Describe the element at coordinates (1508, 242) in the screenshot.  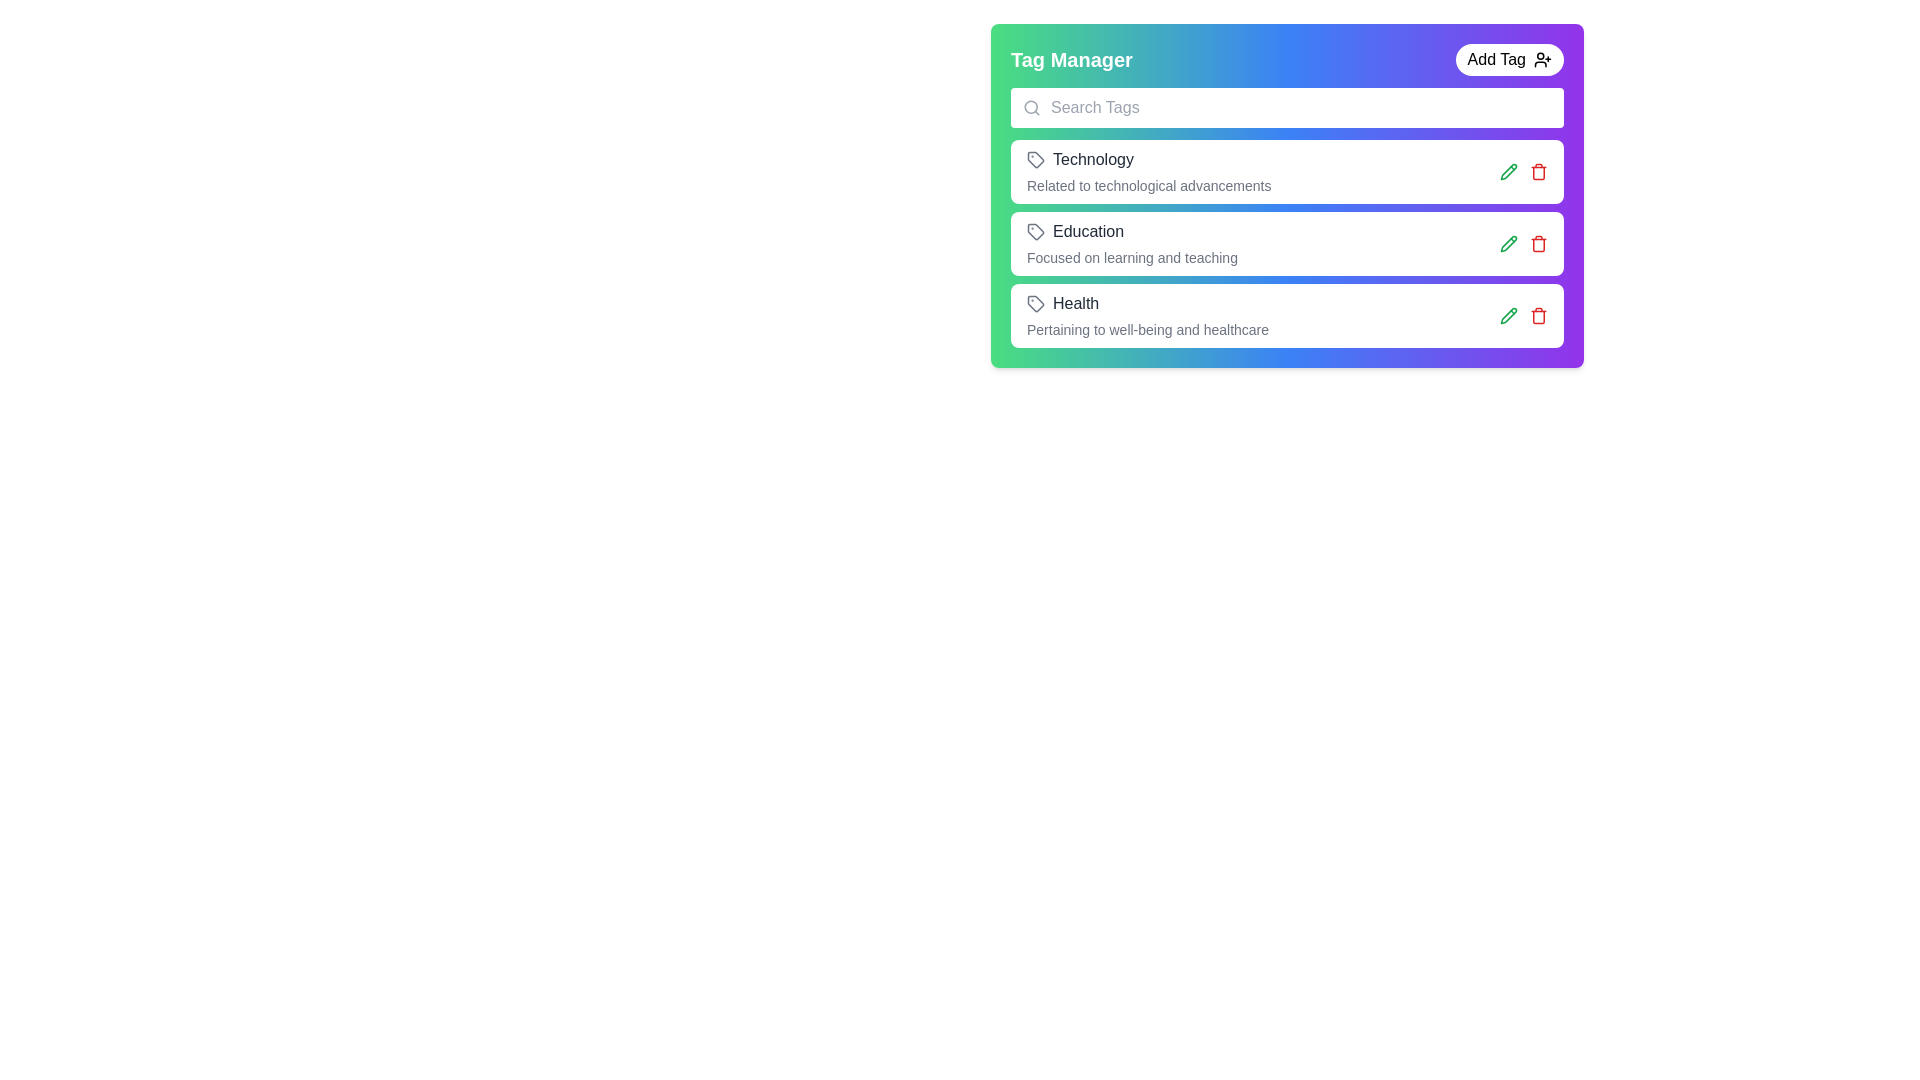
I see `the 'Edit' Icon button located at the right side of the 'Education' tag row to enter edit mode for modifying the details of the associated tag` at that location.